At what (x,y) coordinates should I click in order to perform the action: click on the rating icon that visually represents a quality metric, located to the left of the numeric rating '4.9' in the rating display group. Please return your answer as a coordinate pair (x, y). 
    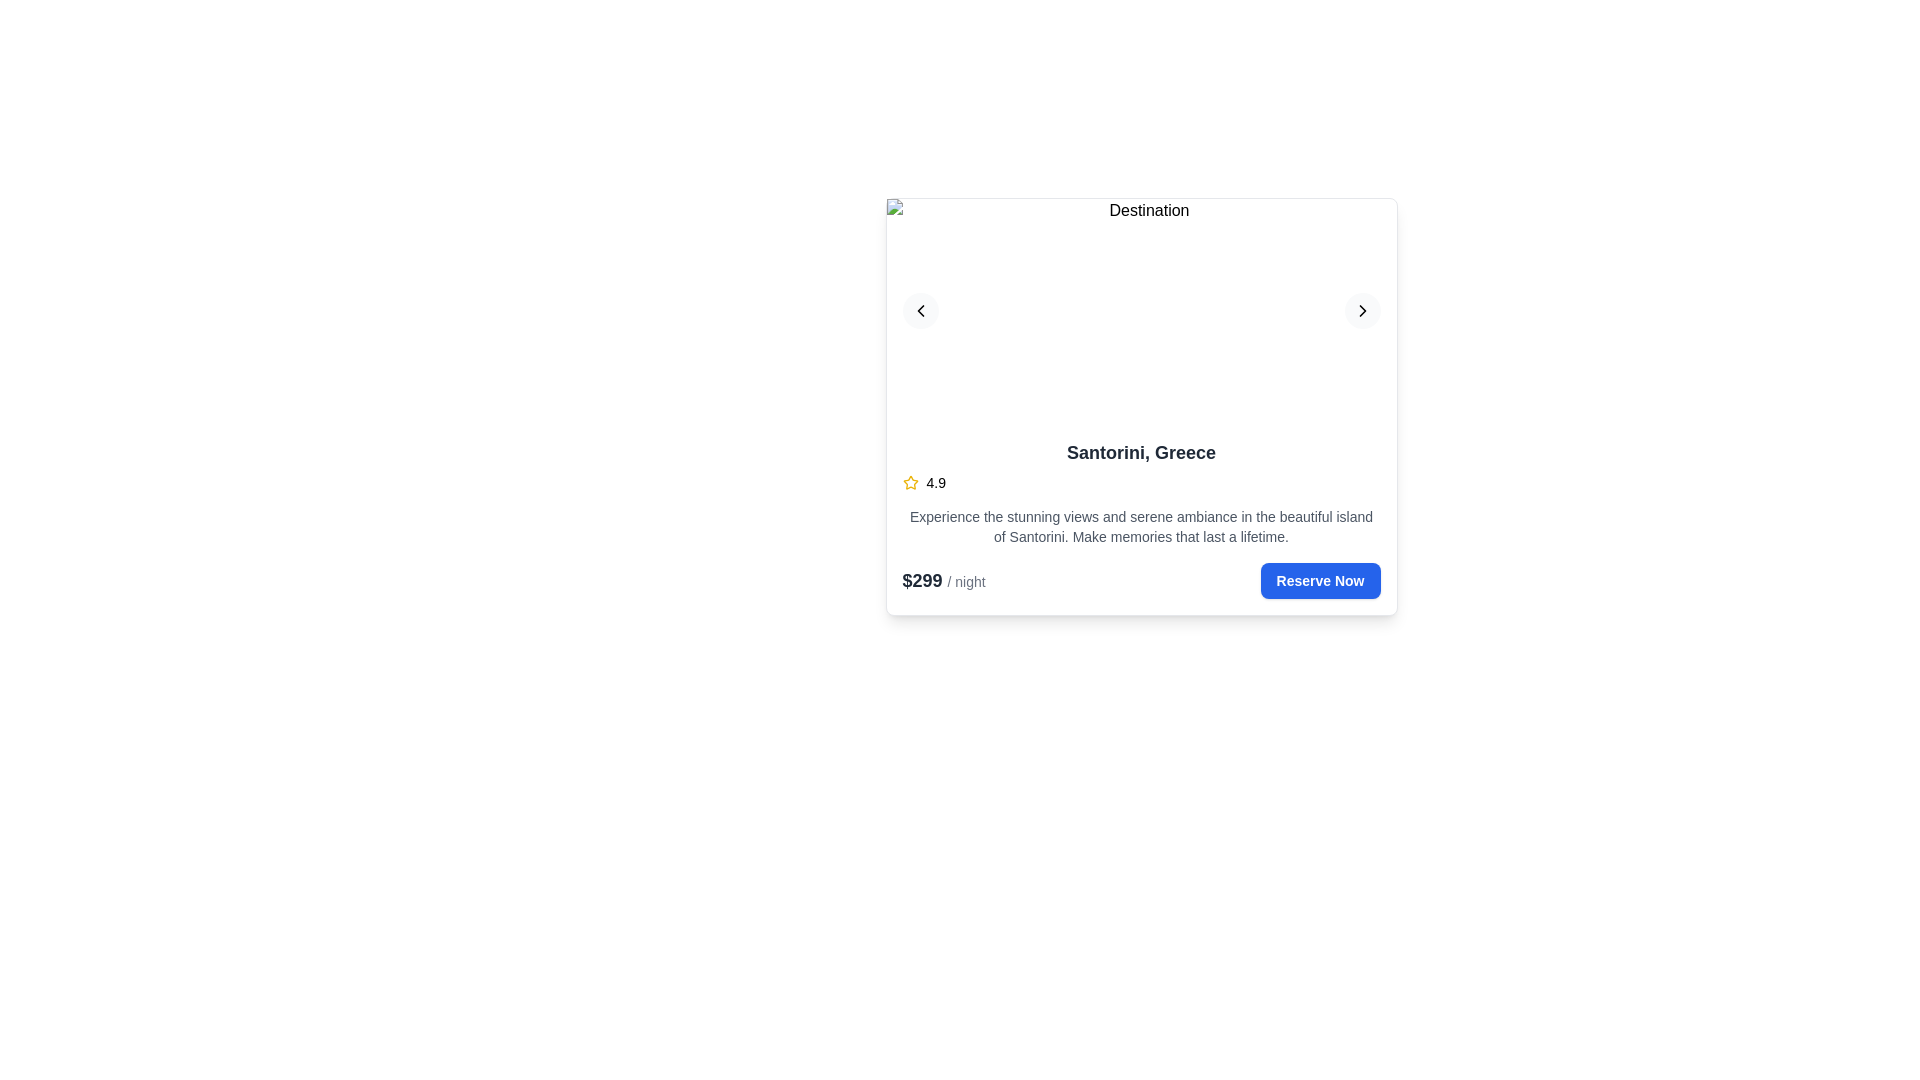
    Looking at the image, I should click on (909, 482).